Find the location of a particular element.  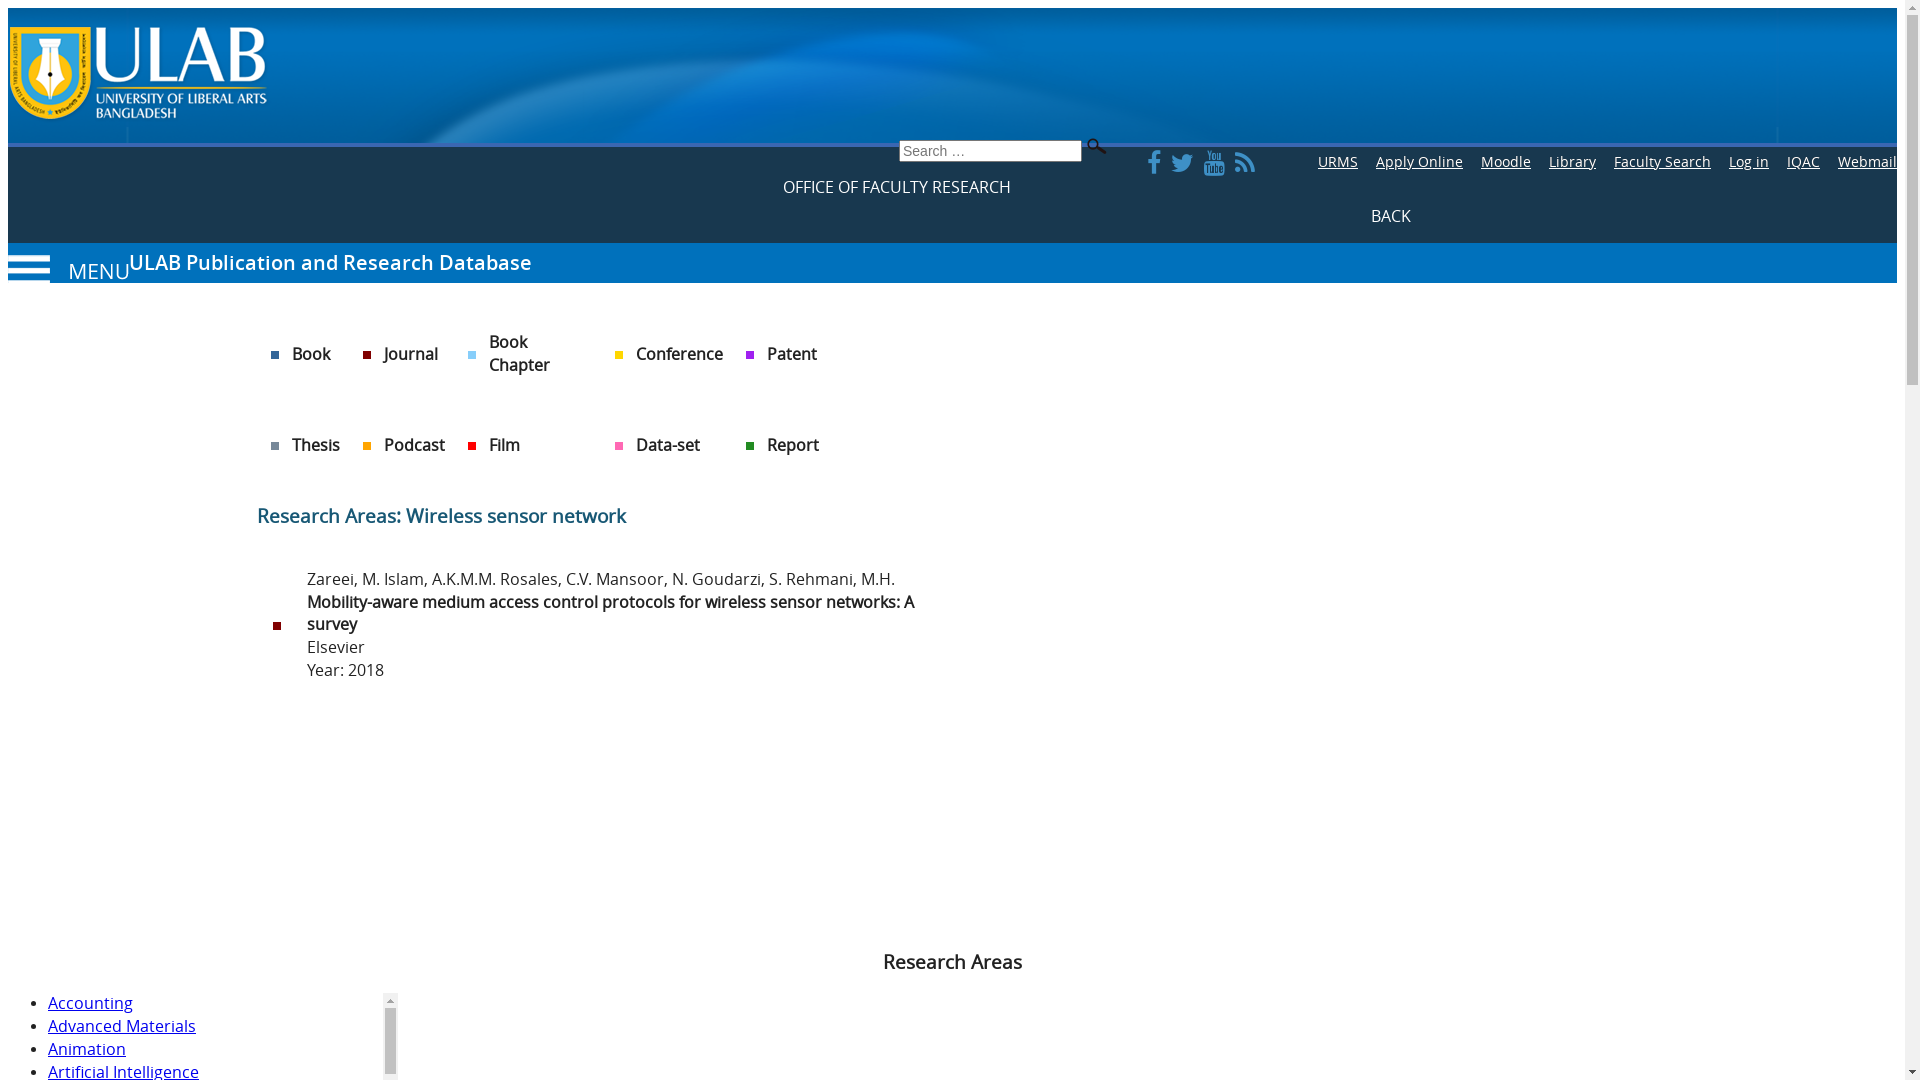

'OFFICE OF FACULTY RESEARCH' is located at coordinates (895, 187).